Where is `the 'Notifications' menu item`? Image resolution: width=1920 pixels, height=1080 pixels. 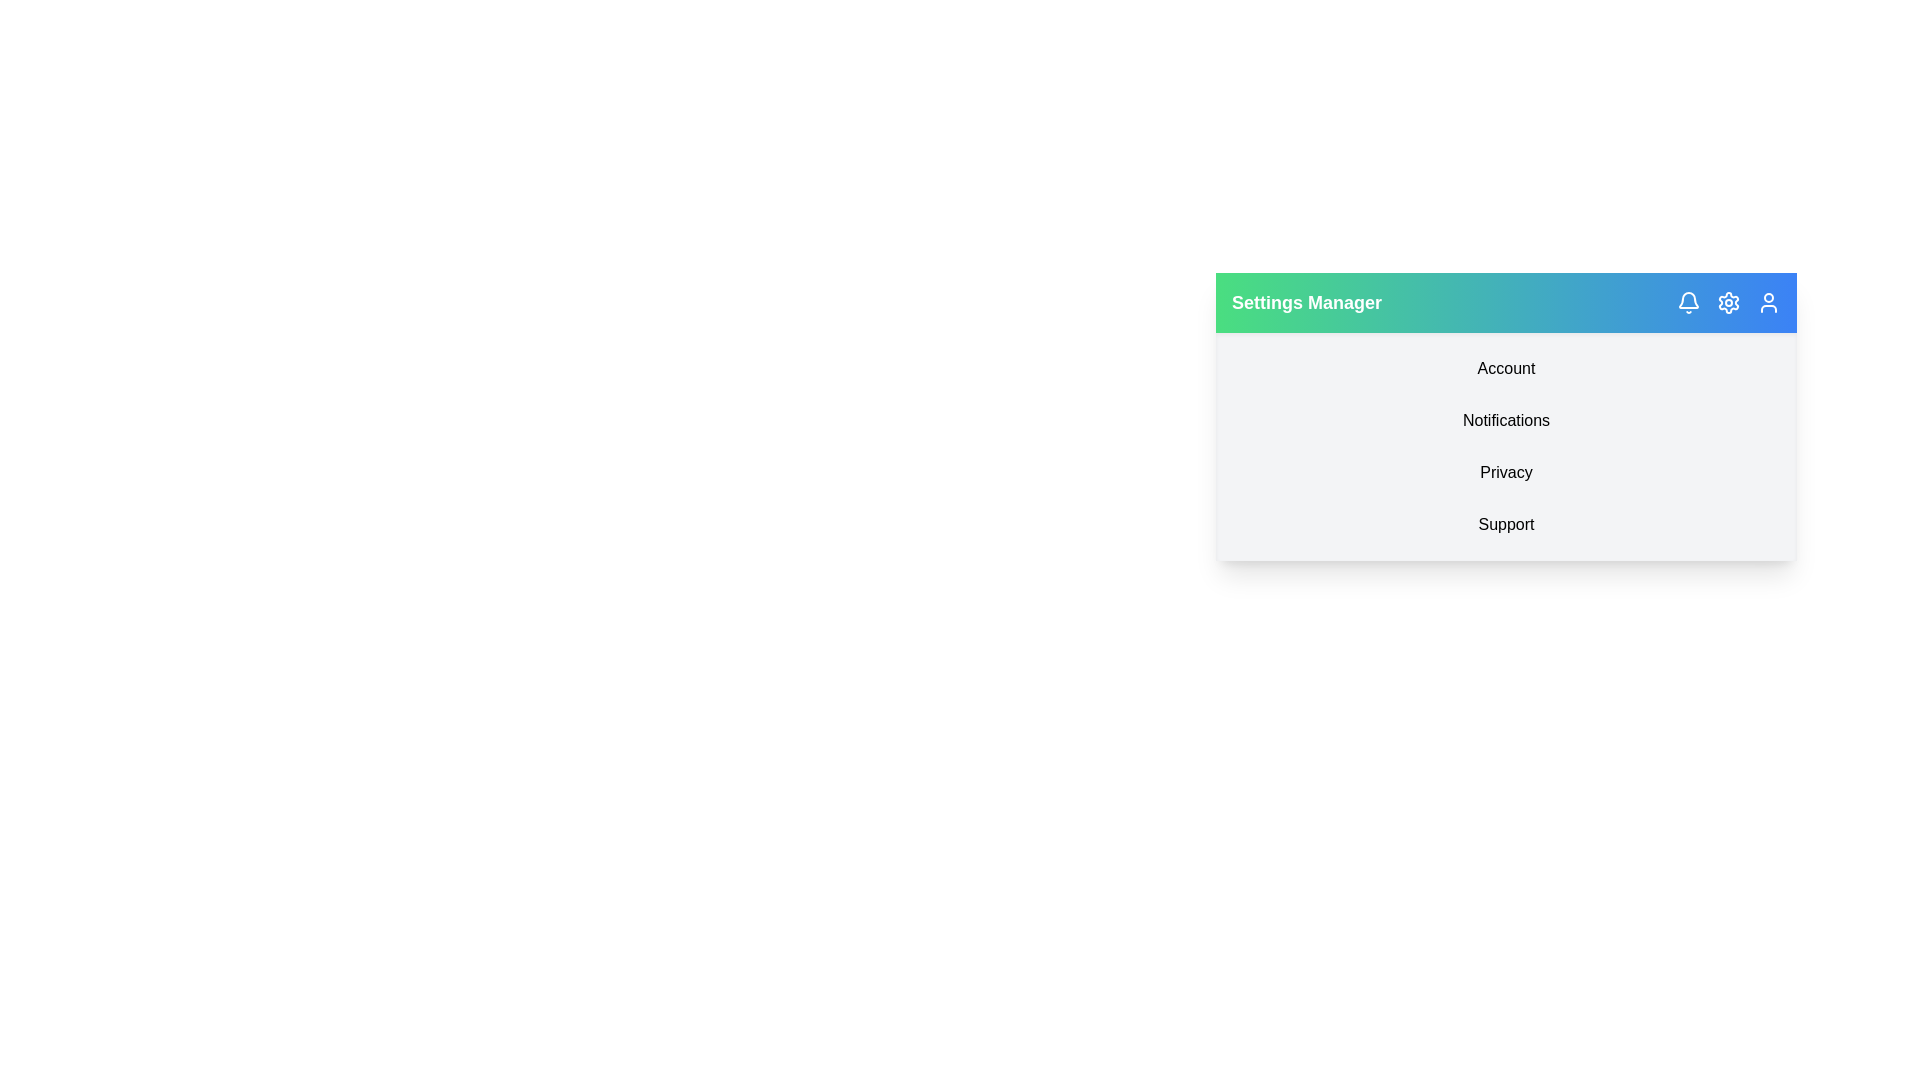
the 'Notifications' menu item is located at coordinates (1506, 419).